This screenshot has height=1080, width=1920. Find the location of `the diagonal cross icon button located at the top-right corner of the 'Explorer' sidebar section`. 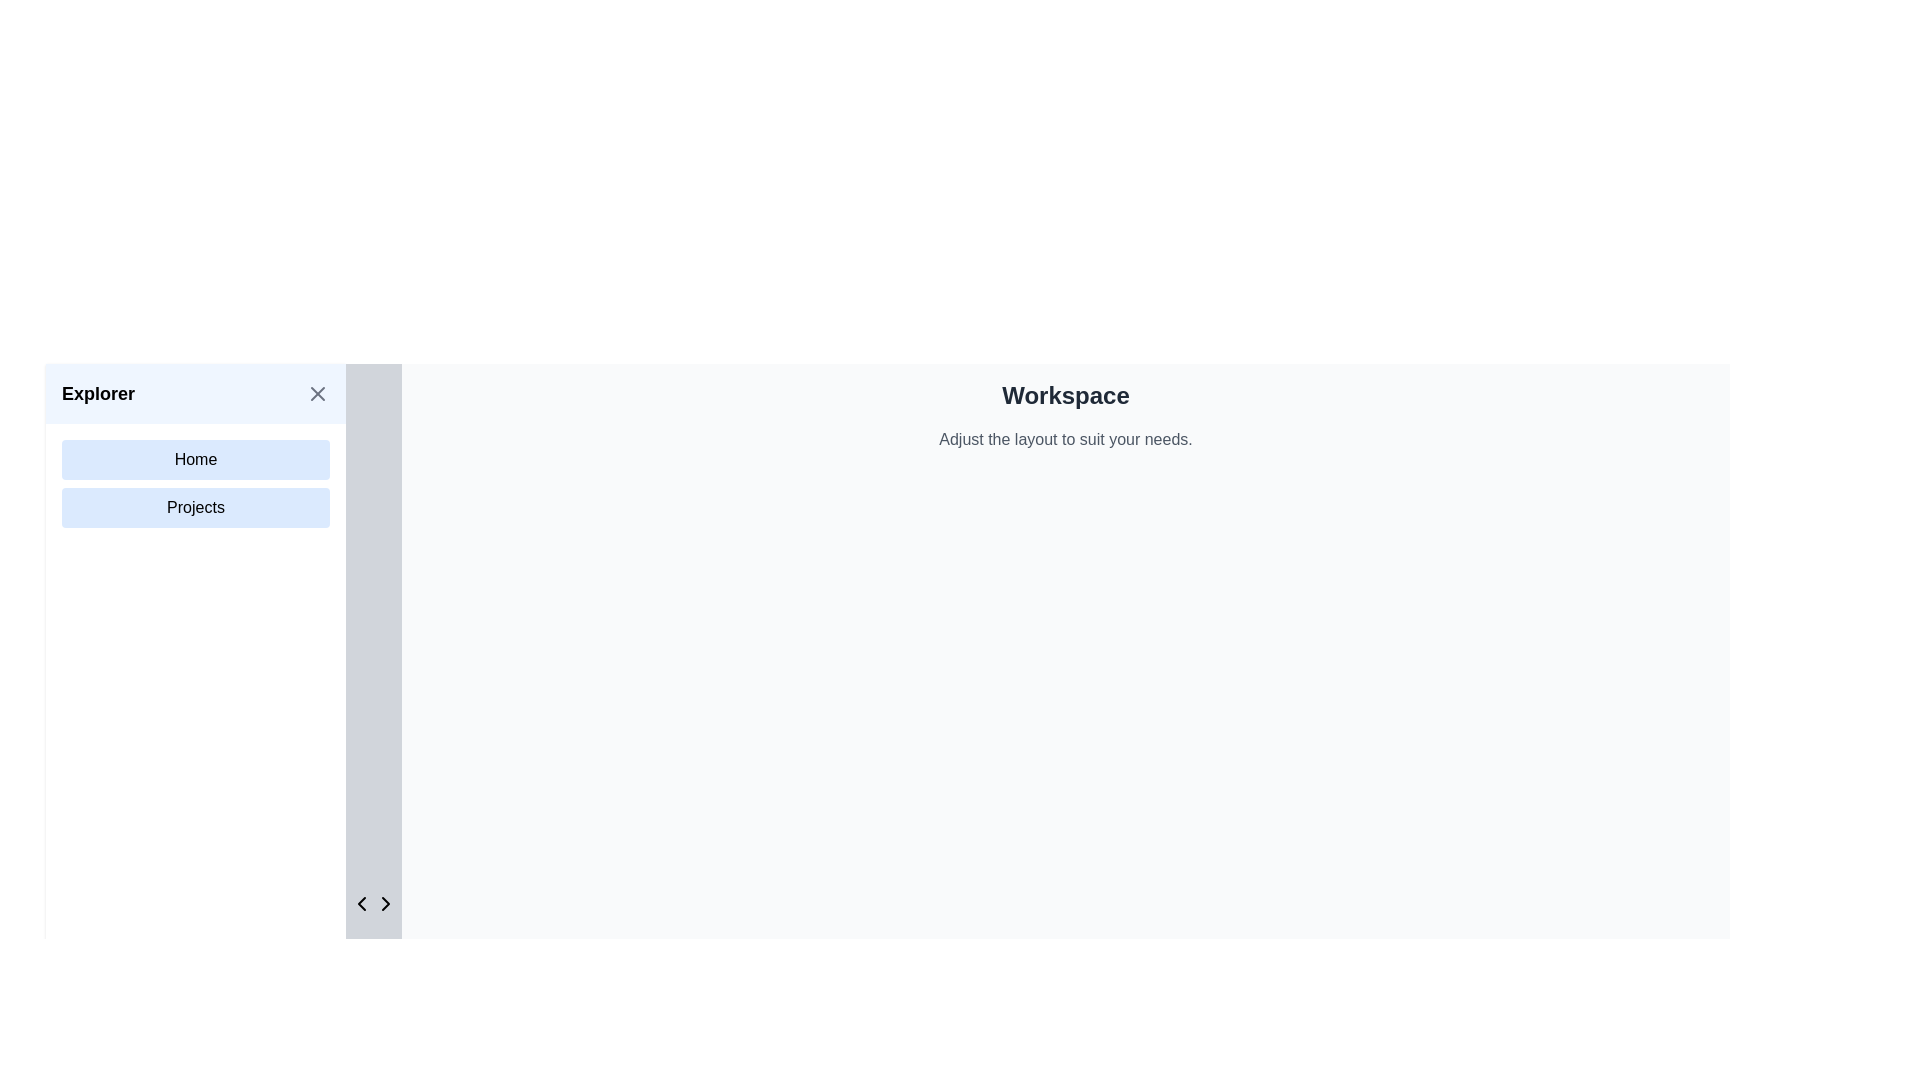

the diagonal cross icon button located at the top-right corner of the 'Explorer' sidebar section is located at coordinates (316, 393).